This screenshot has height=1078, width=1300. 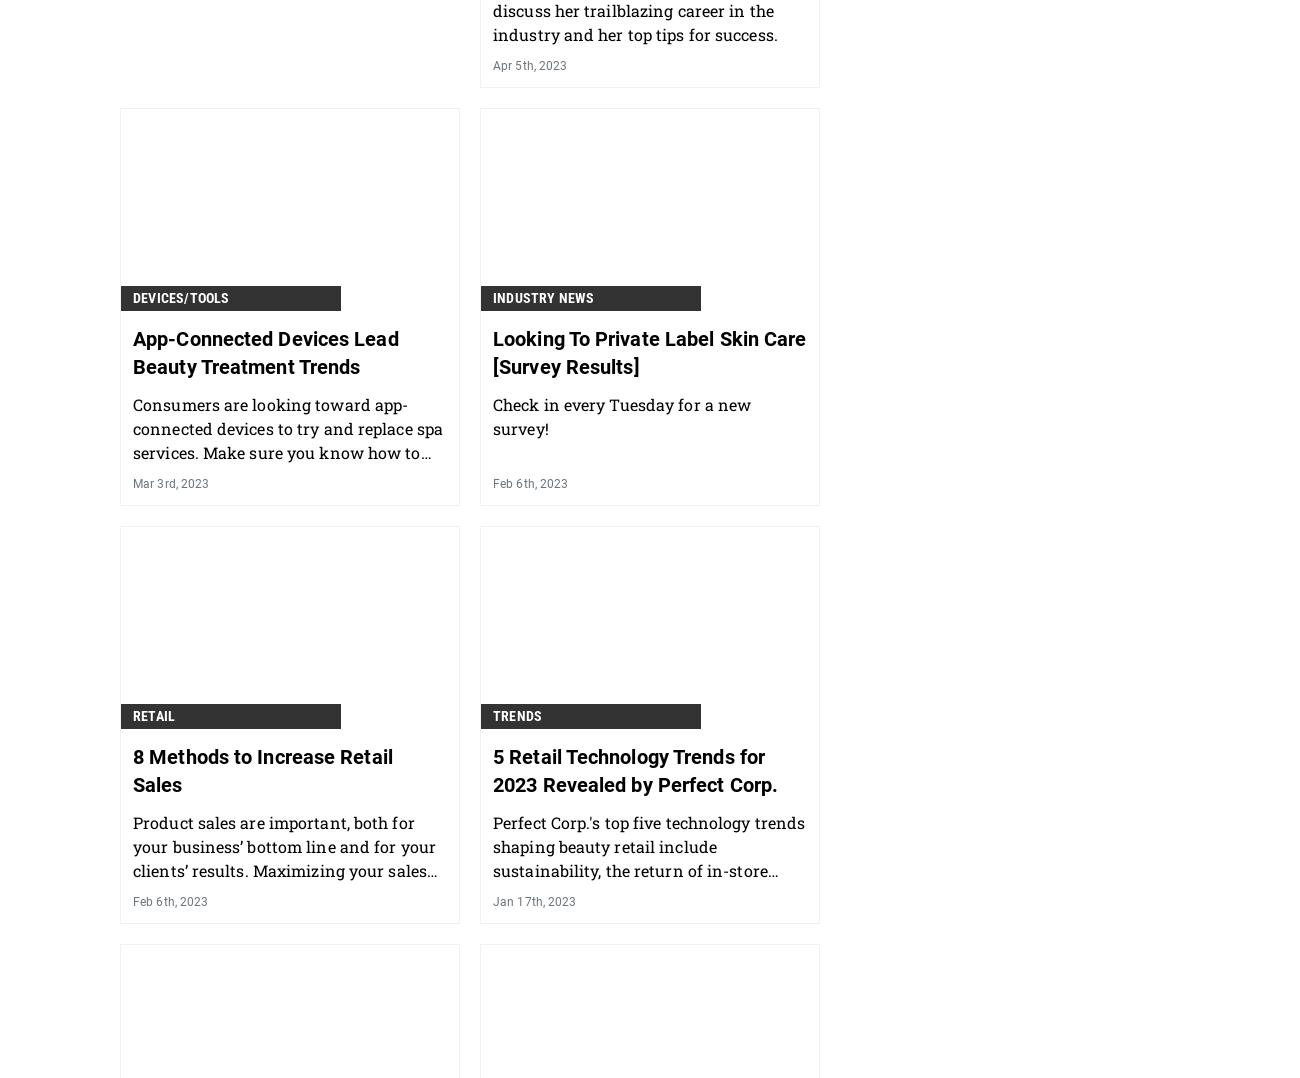 I want to click on 'Jan 17th, 2023', so click(x=534, y=901).